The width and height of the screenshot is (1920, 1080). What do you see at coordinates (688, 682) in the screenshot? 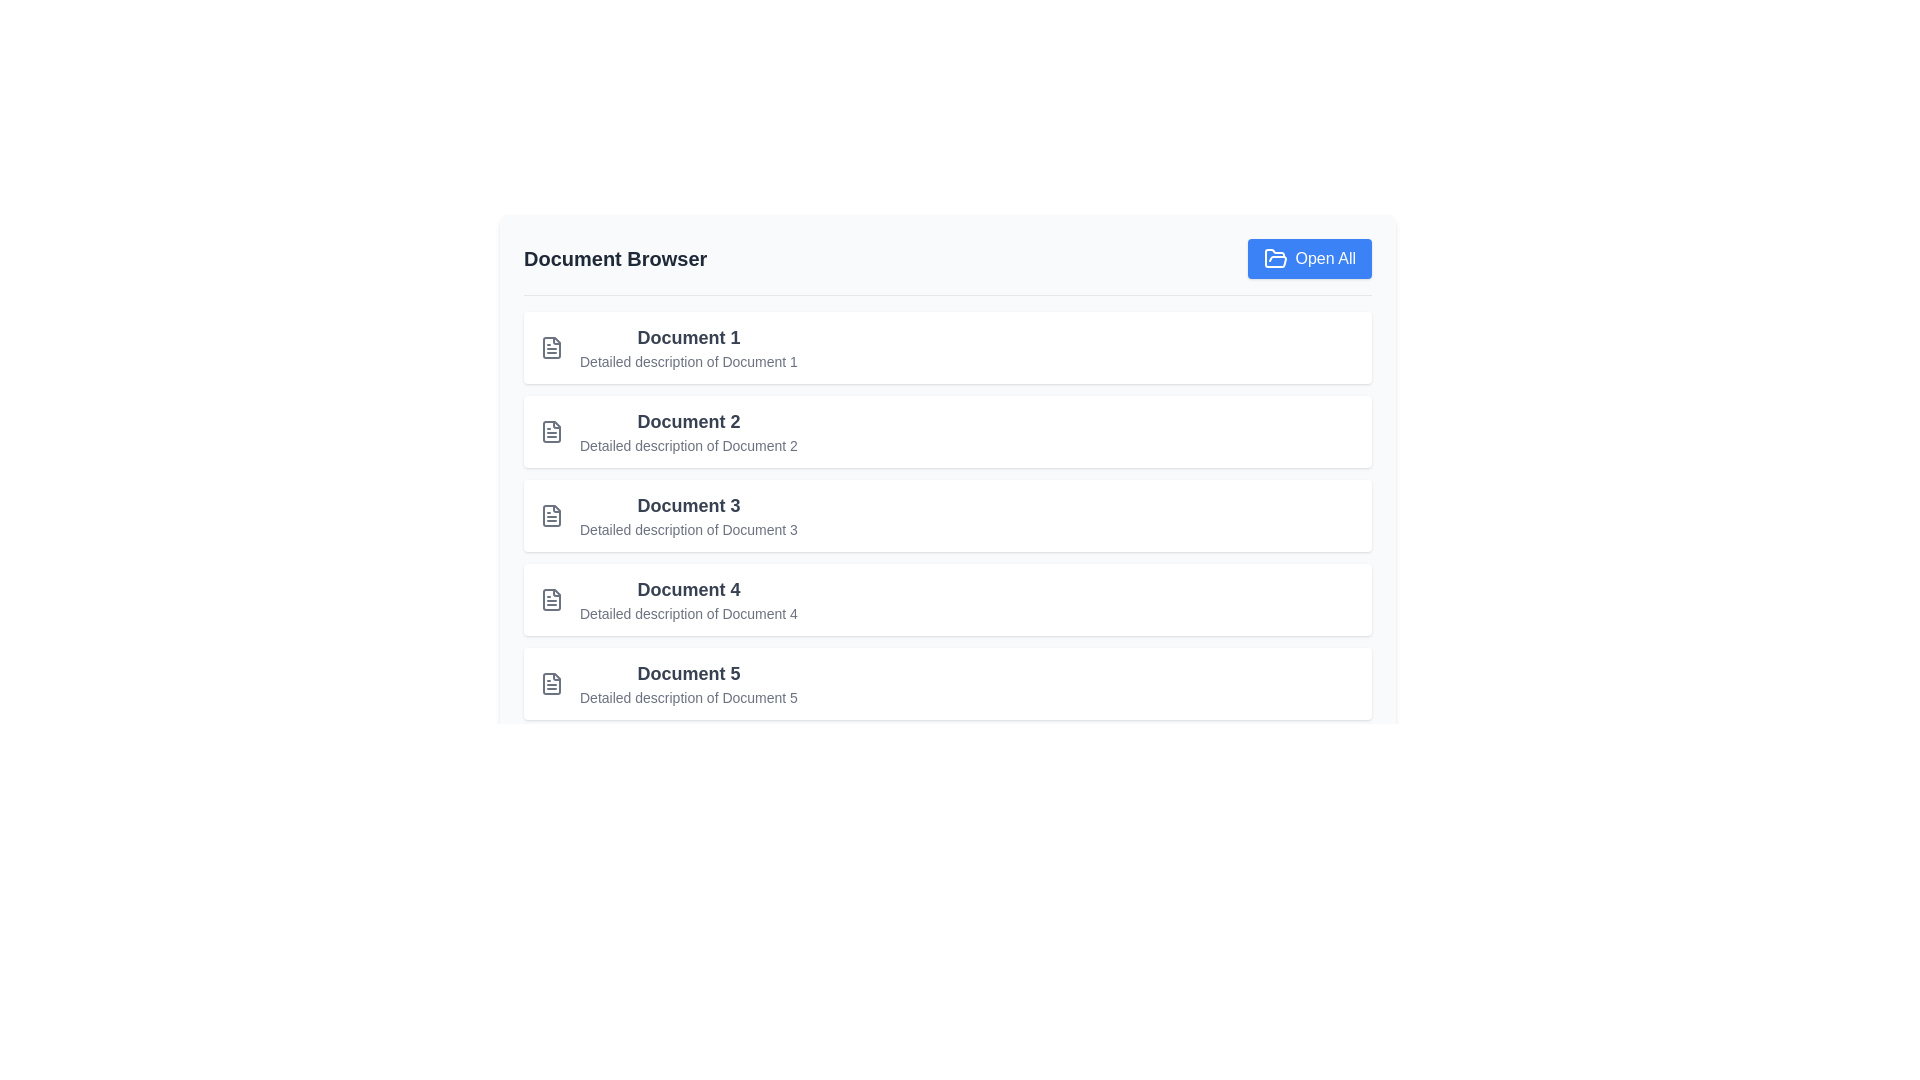
I see `the label displaying 'Document 5' which is styled with a subtitle 'Detailed description of Document 5', located in the lower portion of the viewport as the fifth entry in the document list` at bounding box center [688, 682].